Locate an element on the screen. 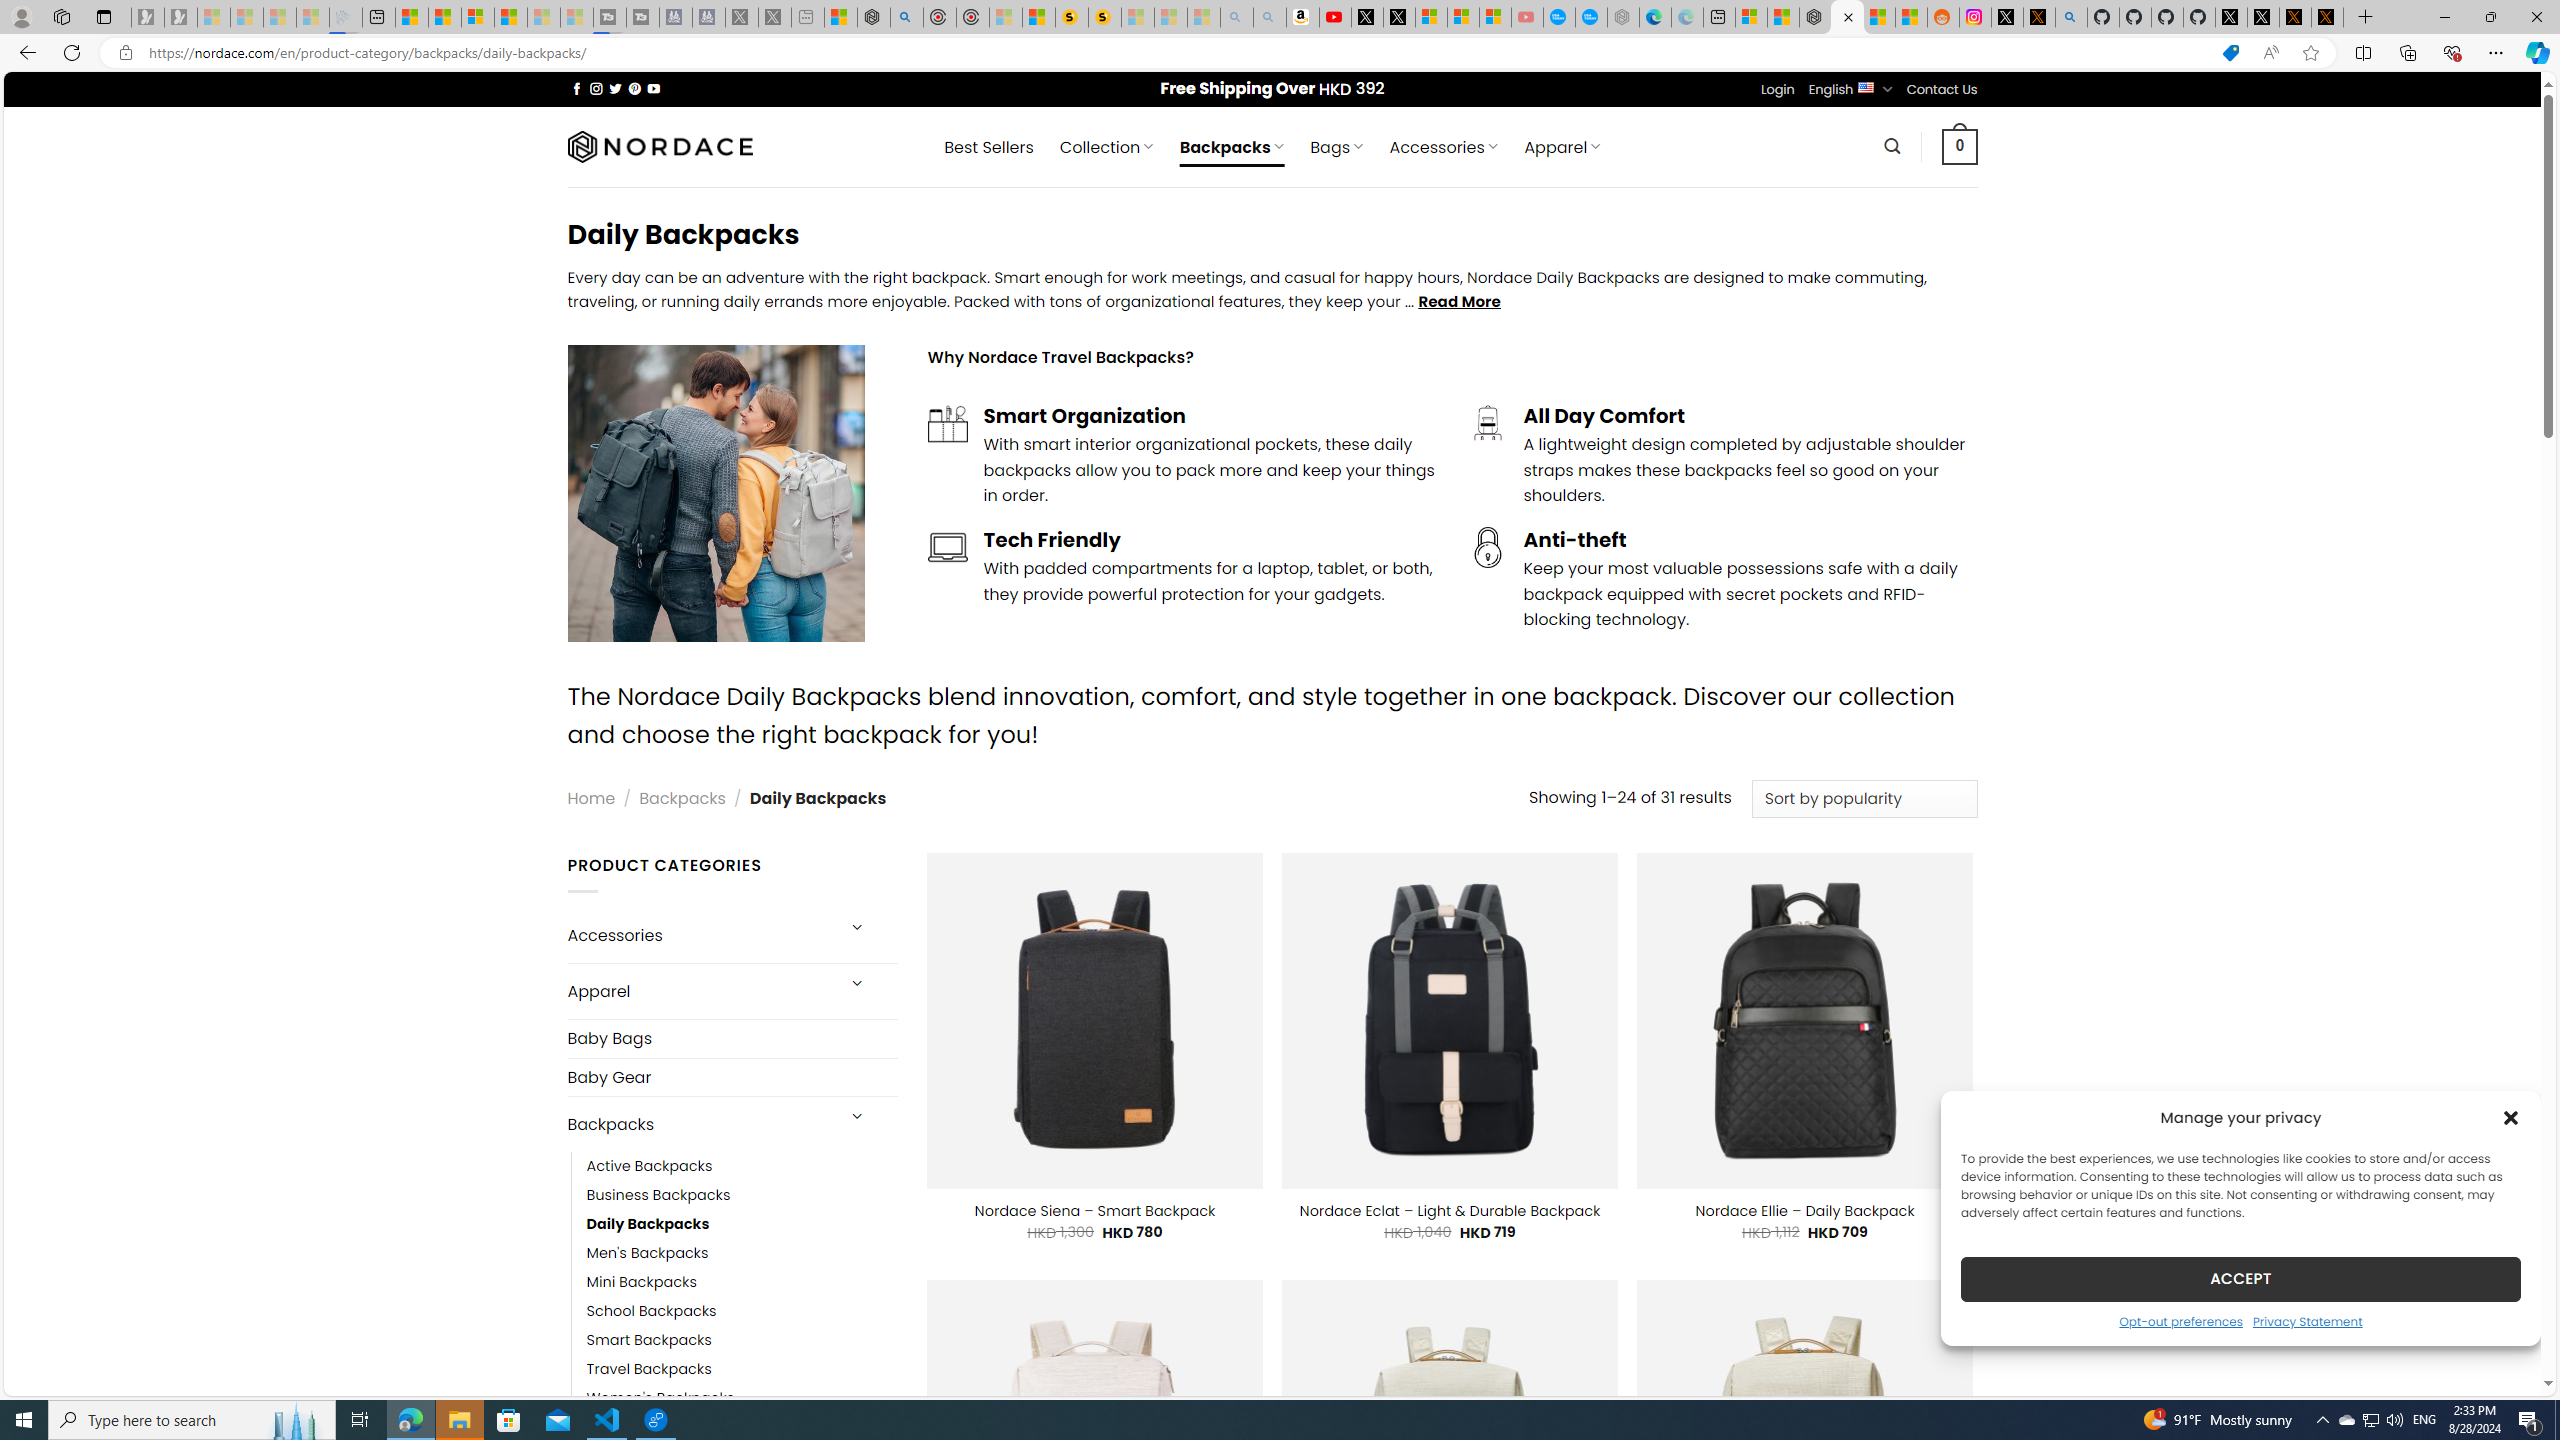  'Daily Backpacks' is located at coordinates (741, 1223).